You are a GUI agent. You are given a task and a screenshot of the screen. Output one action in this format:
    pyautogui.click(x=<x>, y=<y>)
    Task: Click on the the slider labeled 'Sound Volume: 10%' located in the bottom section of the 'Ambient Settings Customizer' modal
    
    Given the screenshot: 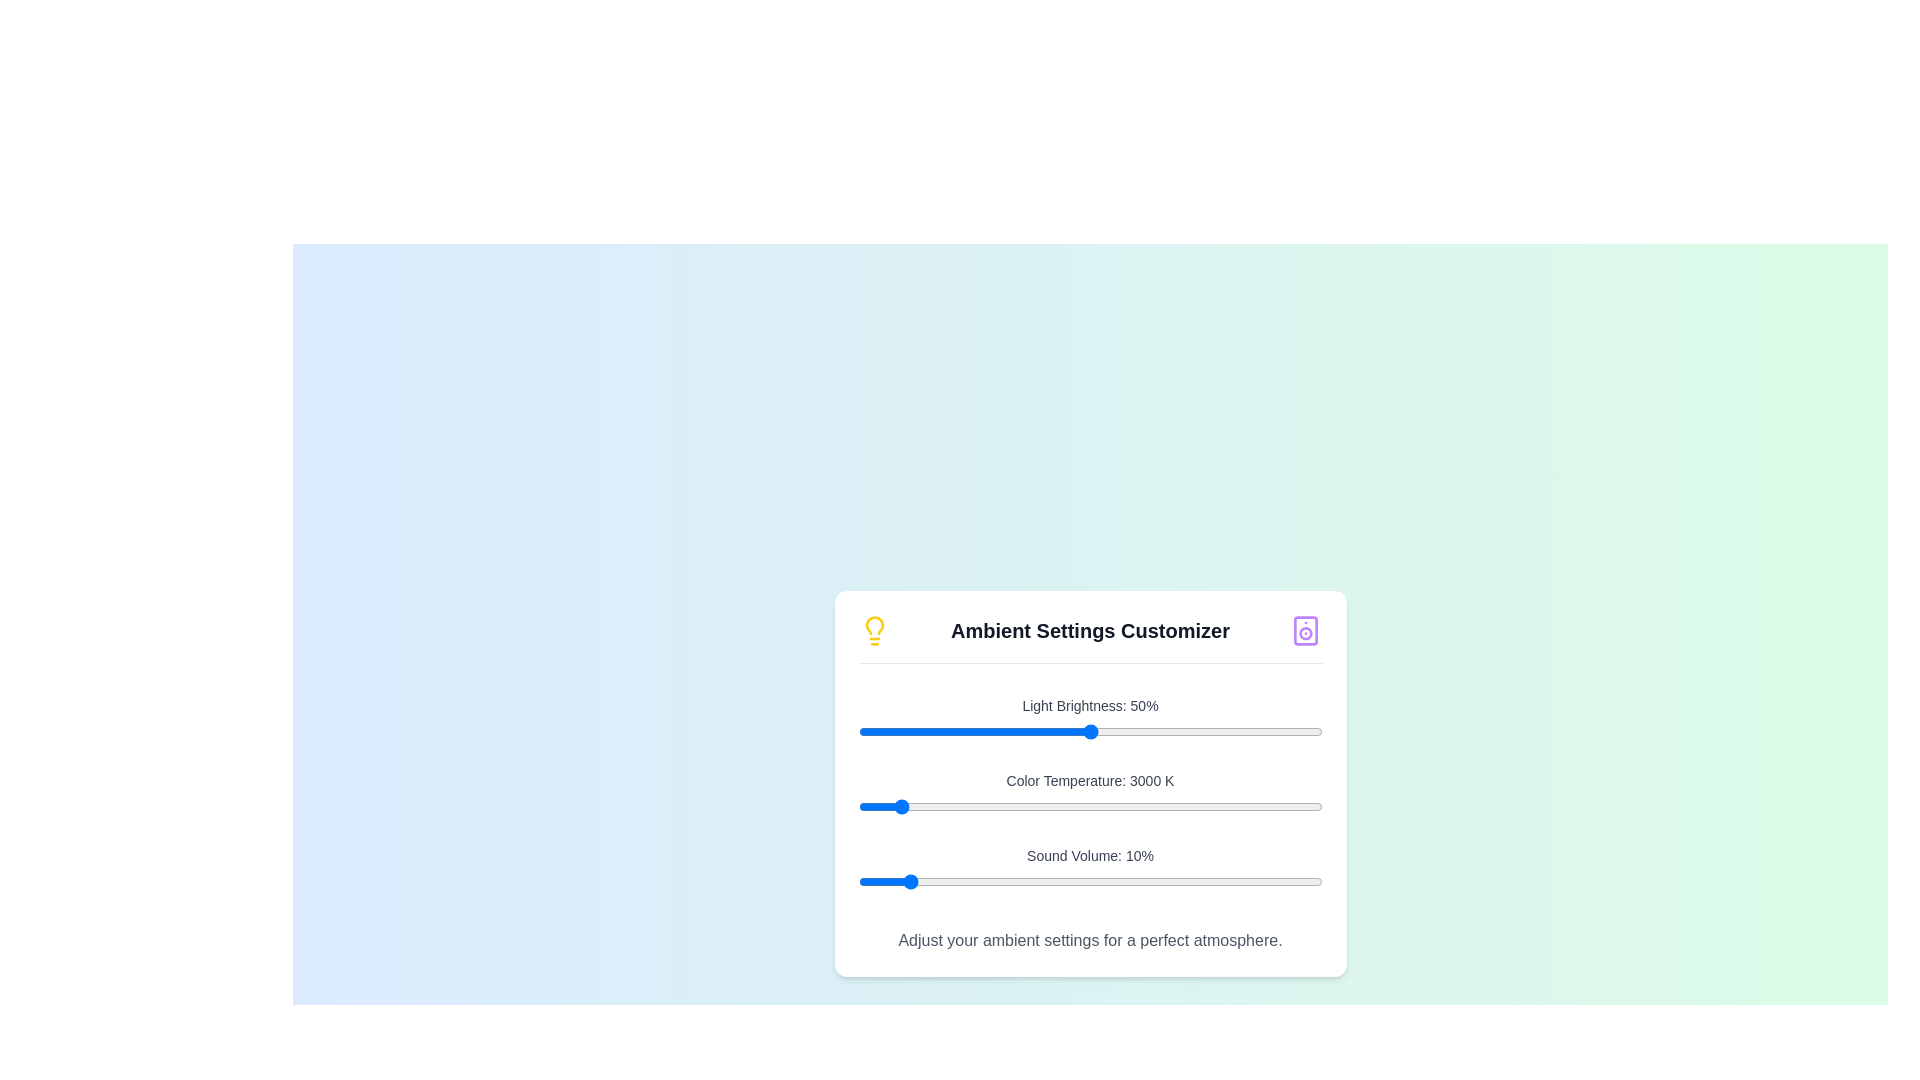 What is the action you would take?
    pyautogui.click(x=1089, y=881)
    